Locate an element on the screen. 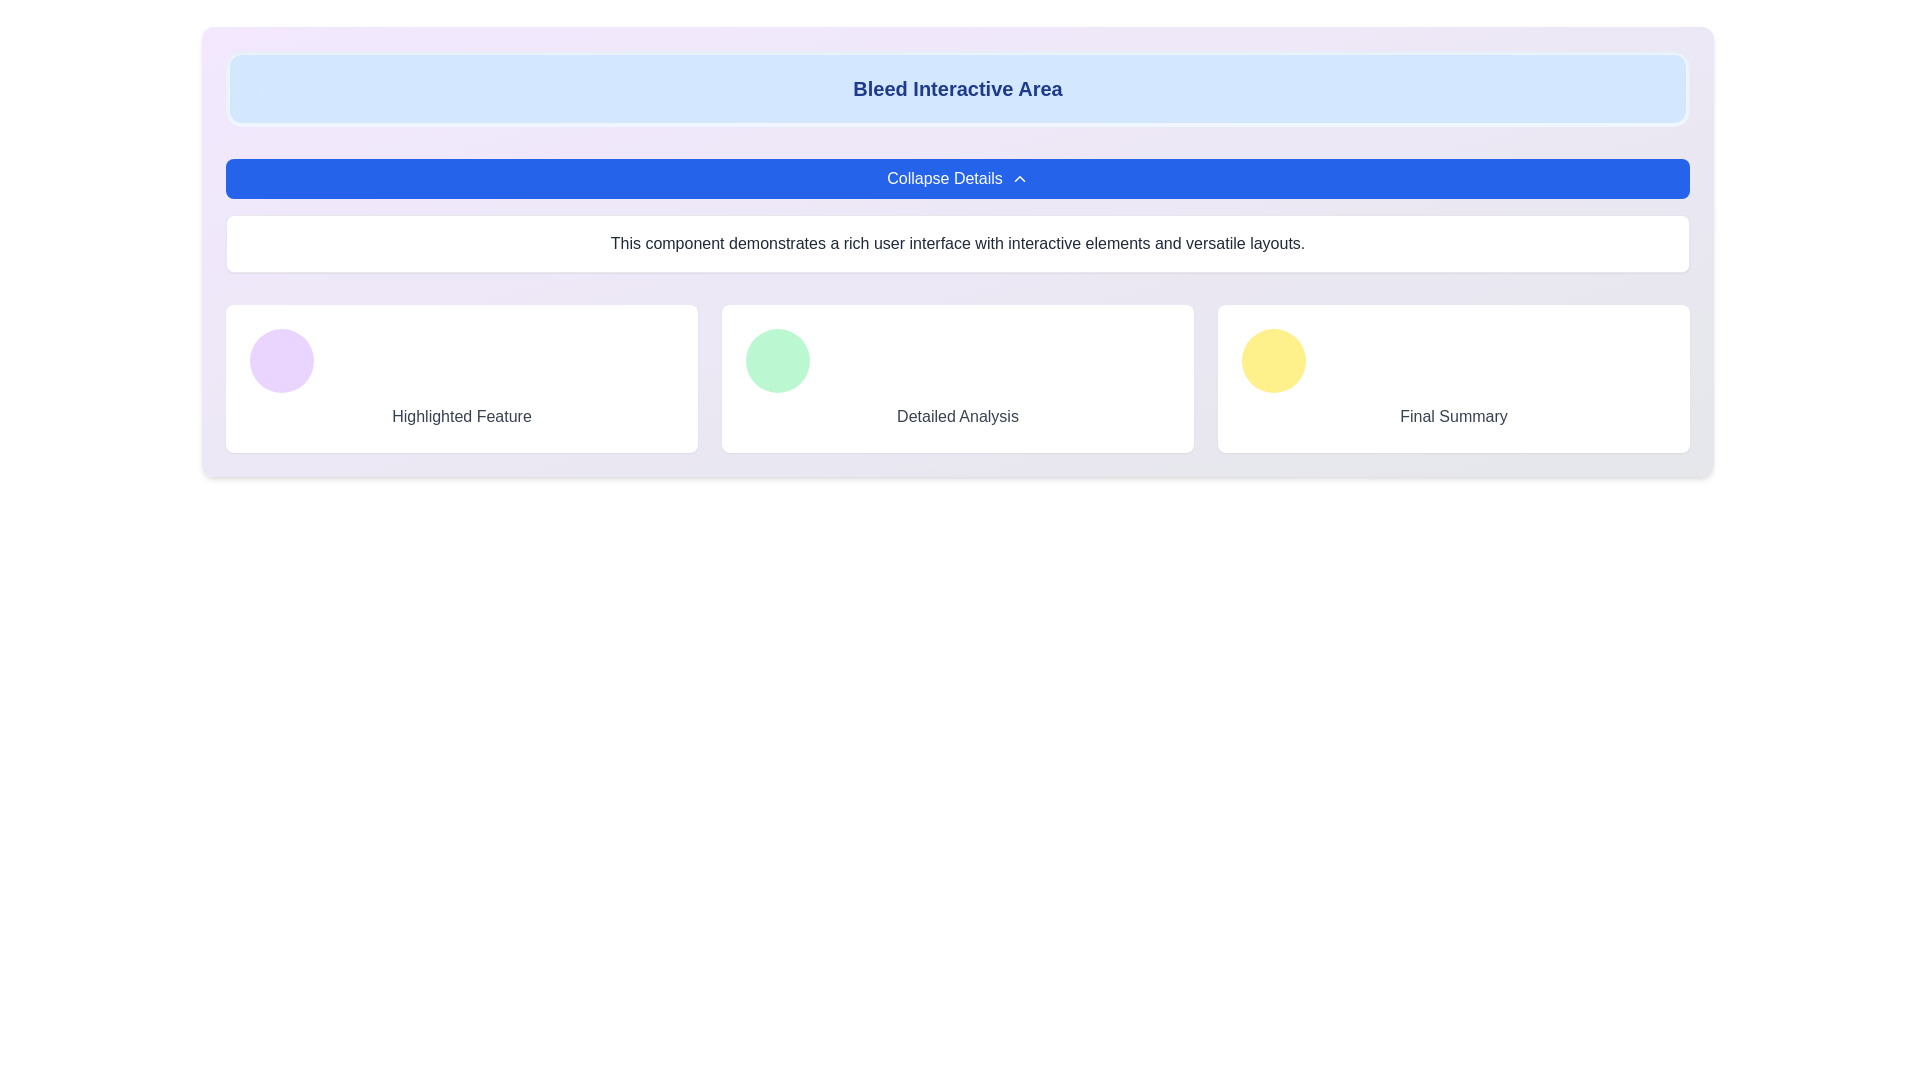  changes in the state of the upward-facing chevron icon, which is part of the 'Collapse Details' button, located to the right of the label text is located at coordinates (1019, 177).